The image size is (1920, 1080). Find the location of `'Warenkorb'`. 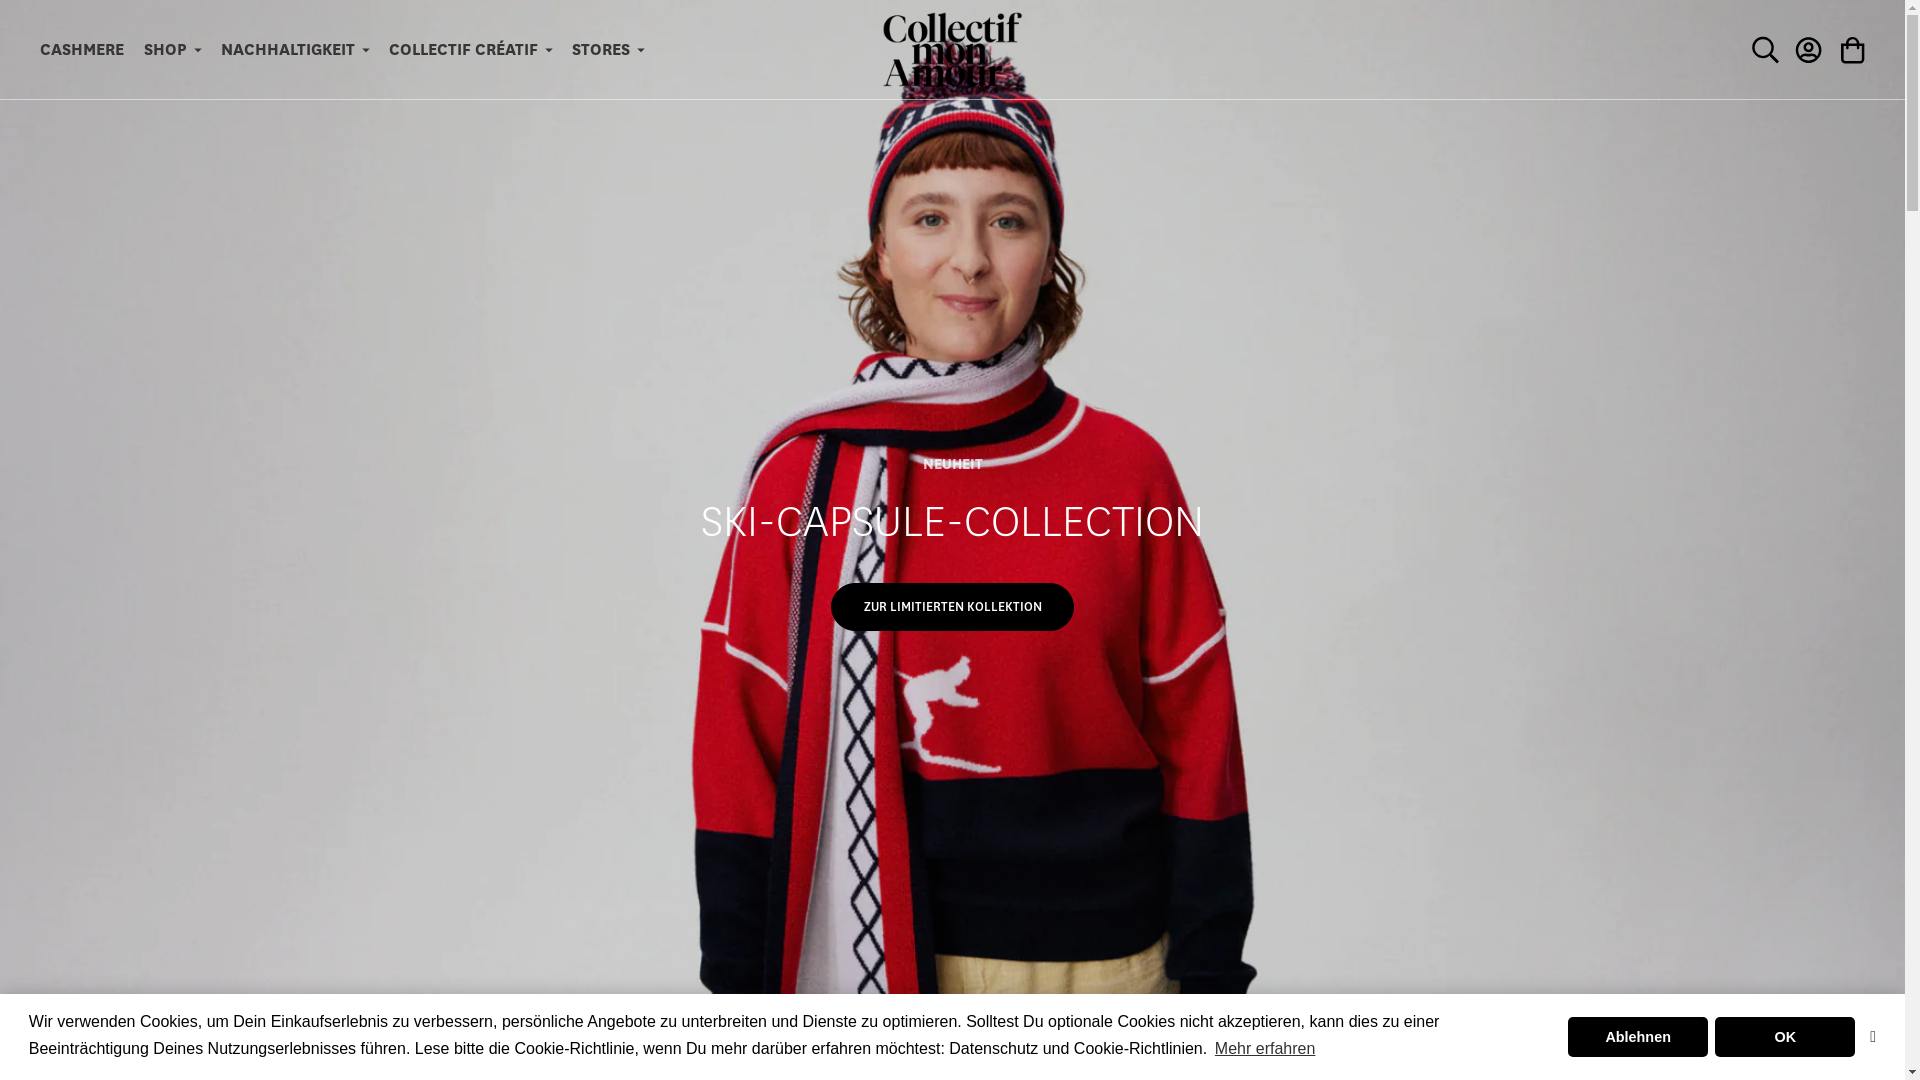

'Warenkorb' is located at coordinates (1830, 49).